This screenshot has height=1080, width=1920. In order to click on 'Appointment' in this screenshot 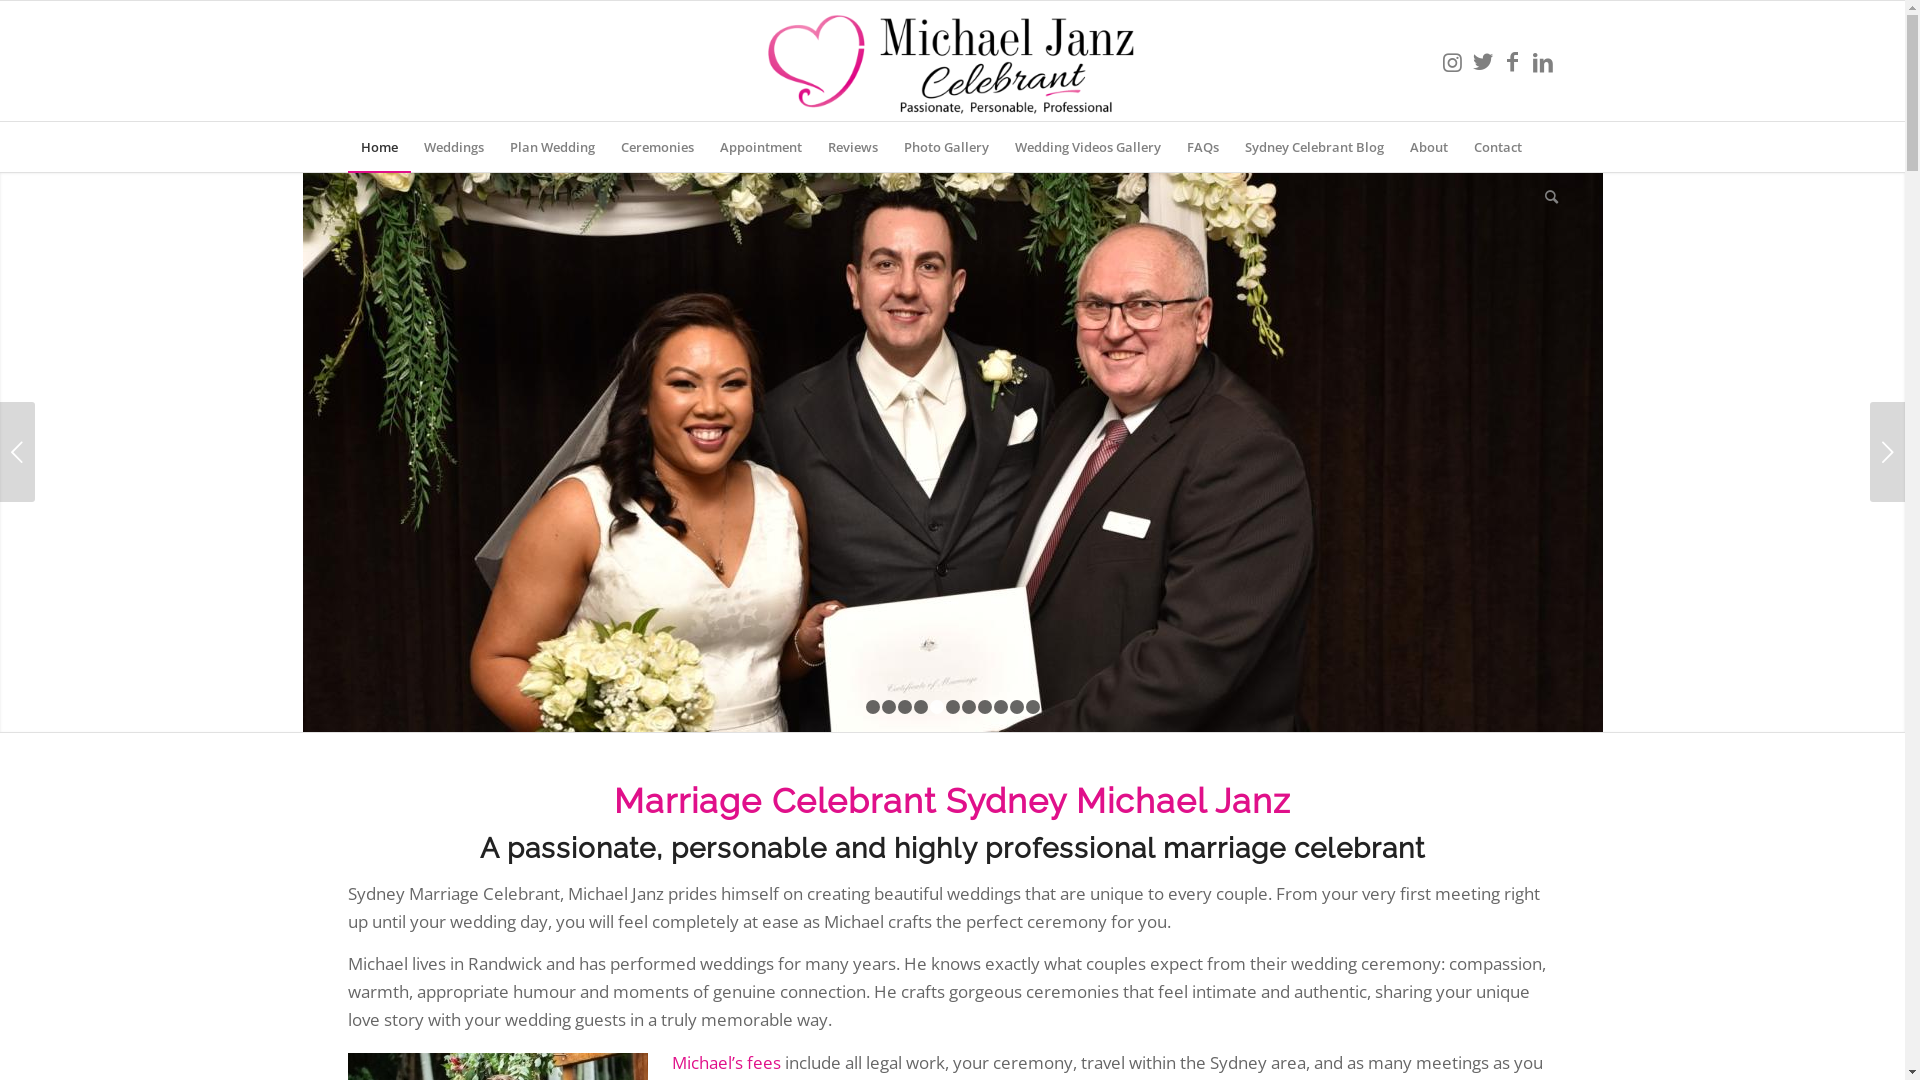, I will do `click(758, 145)`.